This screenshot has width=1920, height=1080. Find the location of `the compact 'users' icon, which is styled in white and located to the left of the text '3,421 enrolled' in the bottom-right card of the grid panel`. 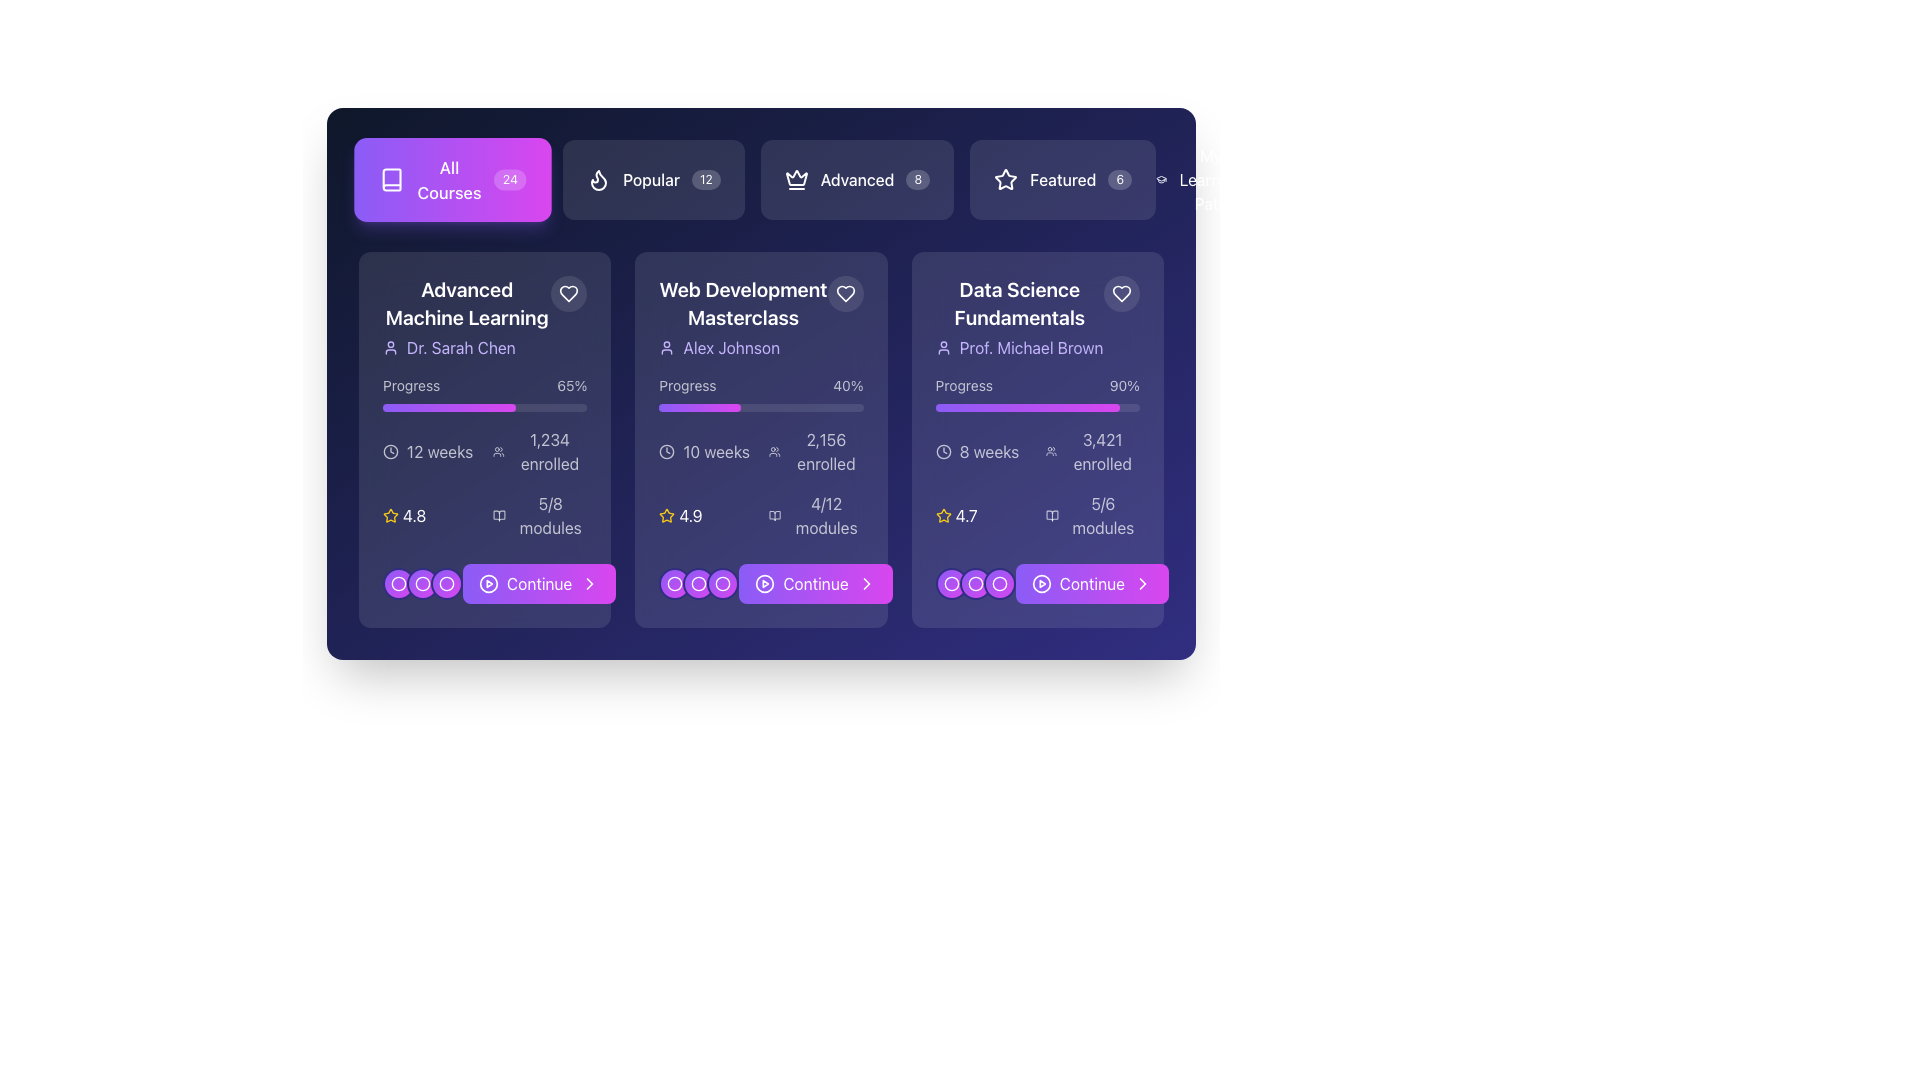

the compact 'users' icon, which is styled in white and located to the left of the text '3,421 enrolled' in the bottom-right card of the grid panel is located at coordinates (1050, 451).